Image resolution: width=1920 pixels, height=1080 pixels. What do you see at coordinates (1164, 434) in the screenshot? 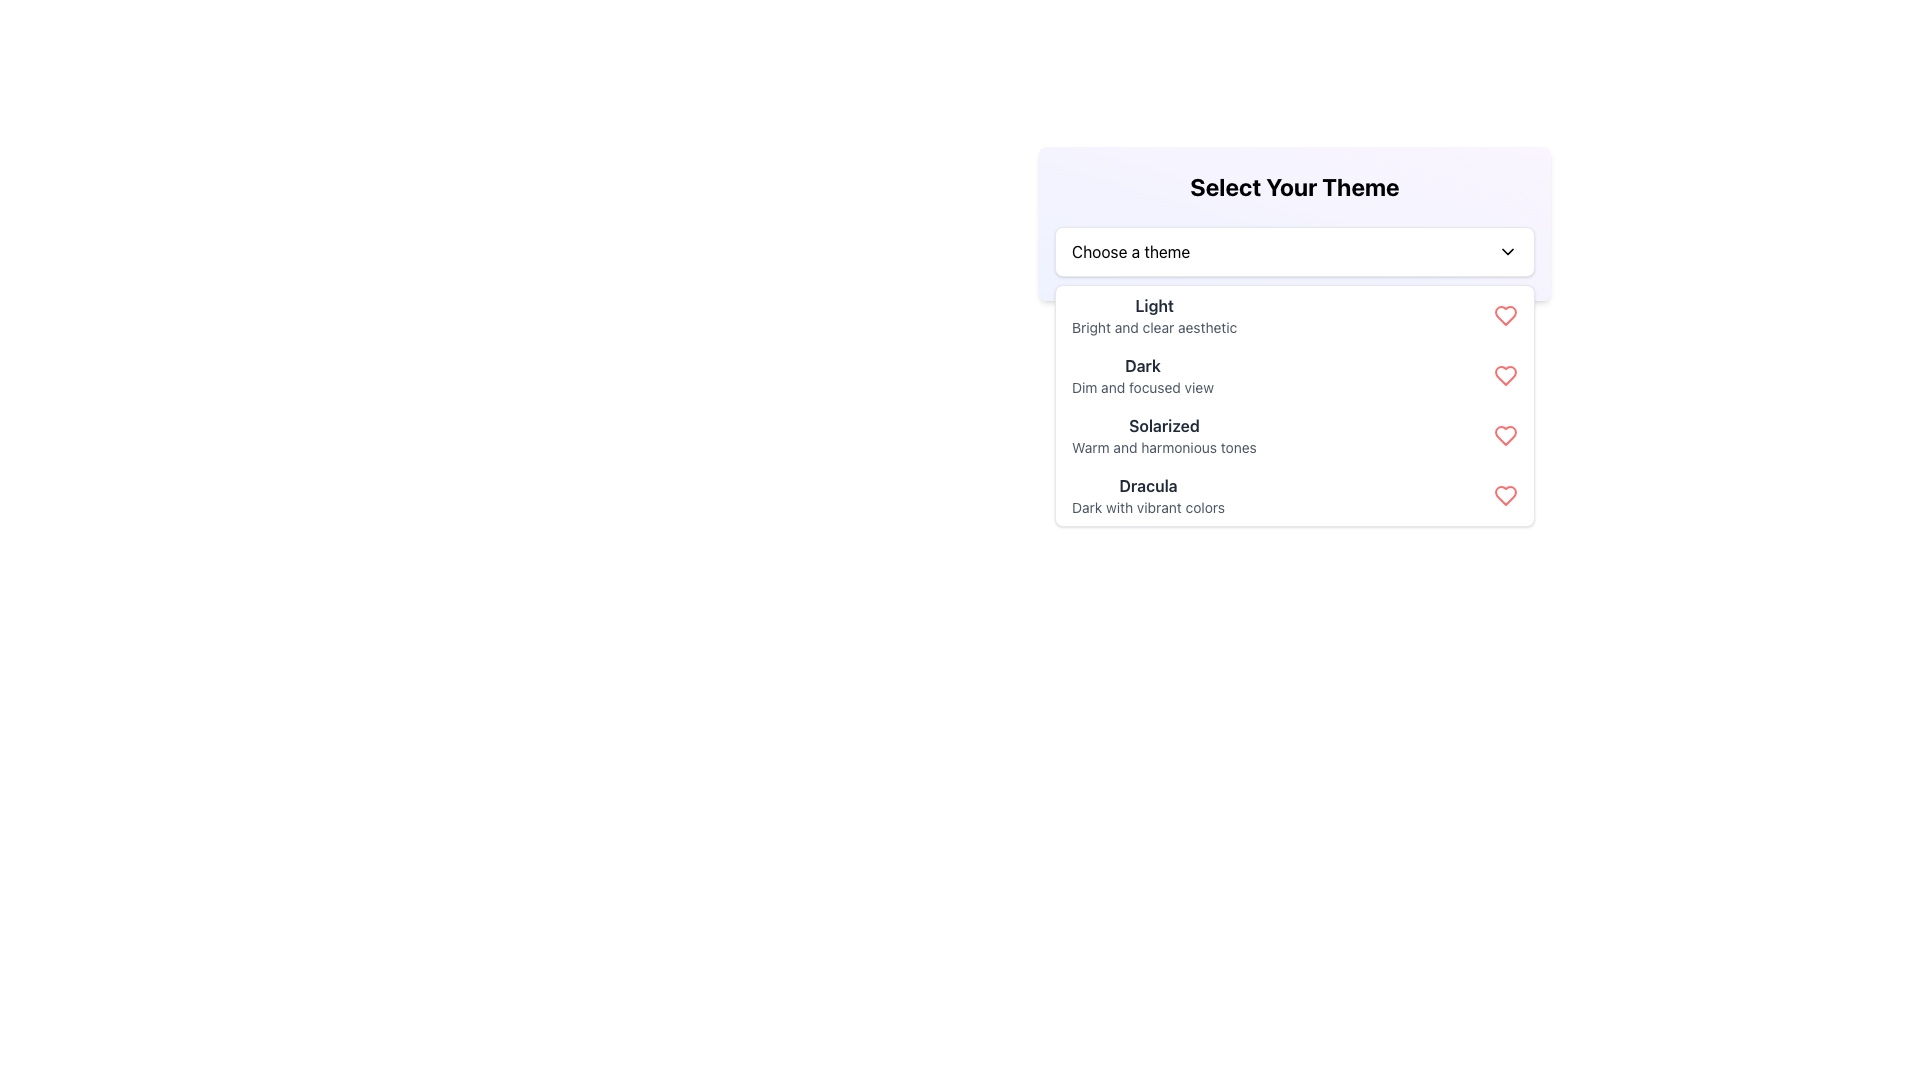
I see `the 'Solarized' theme text block in the thematic dropdown list titled 'Select Your Theme', which is positioned between 'Dark' and 'Dracula'` at bounding box center [1164, 434].